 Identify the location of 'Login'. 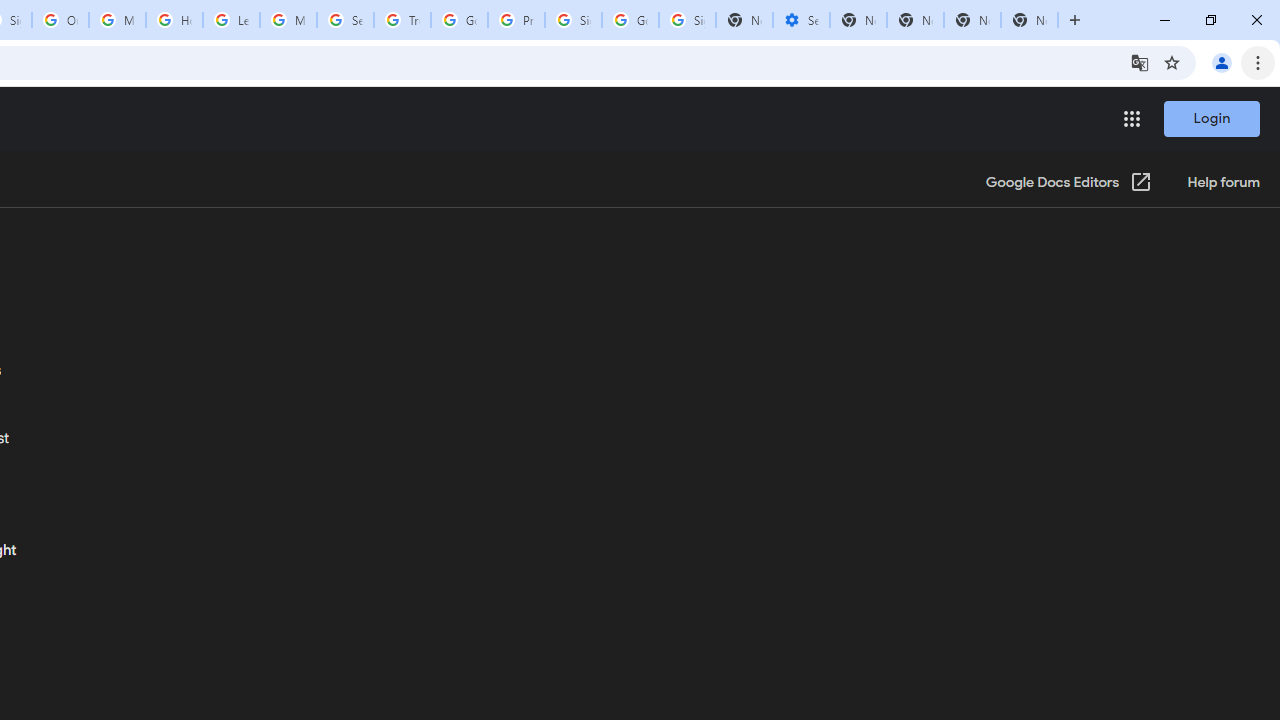
(1210, 118).